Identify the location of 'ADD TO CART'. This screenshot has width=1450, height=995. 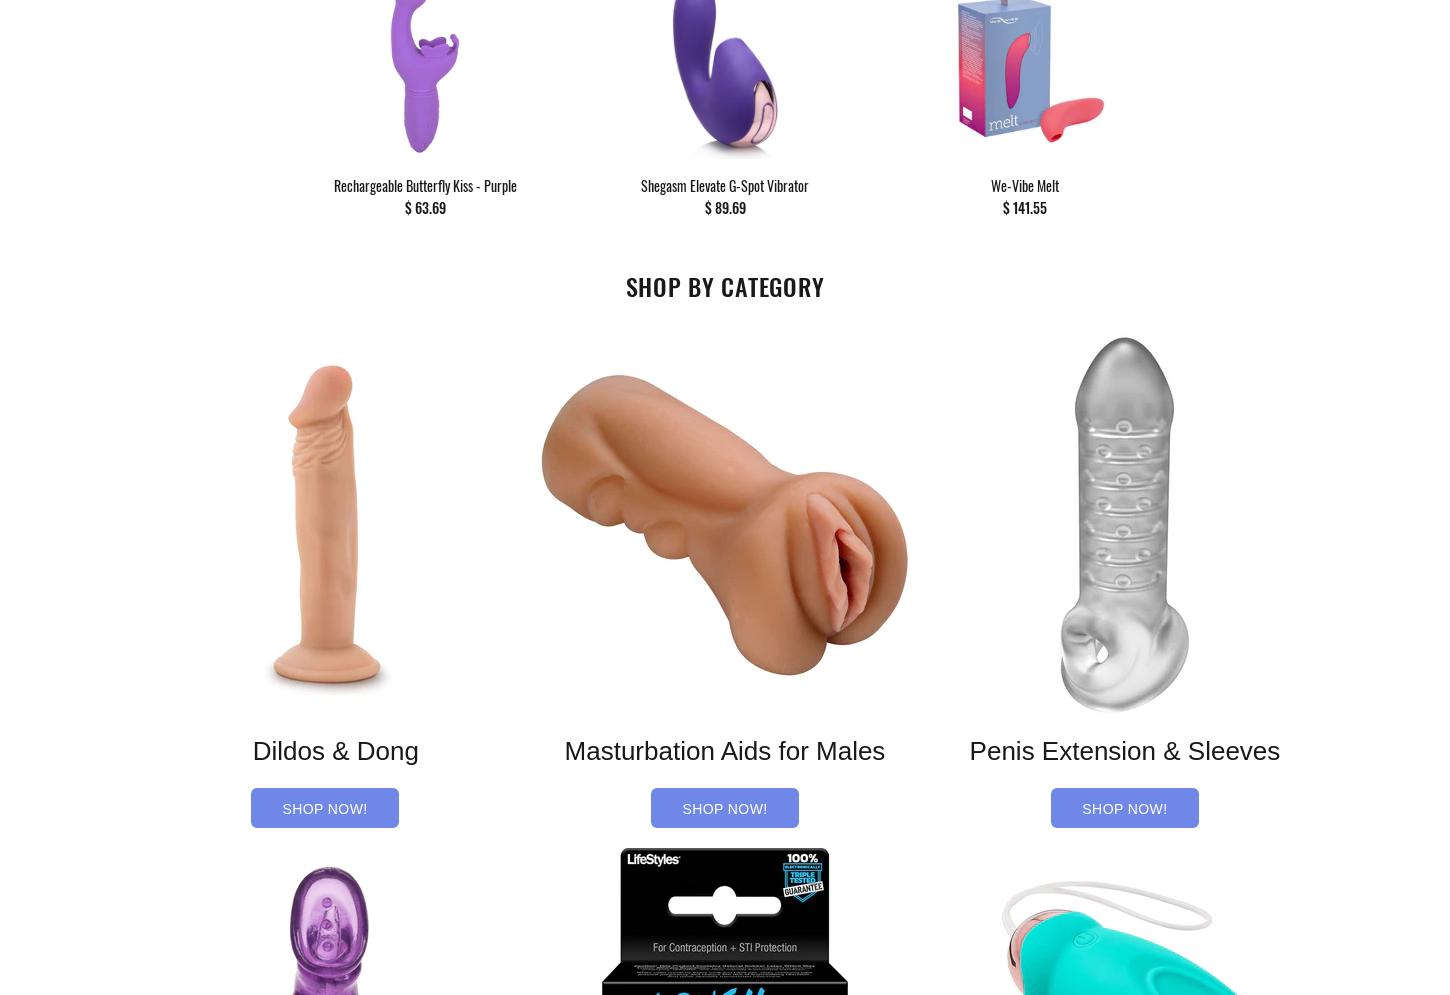
(739, 251).